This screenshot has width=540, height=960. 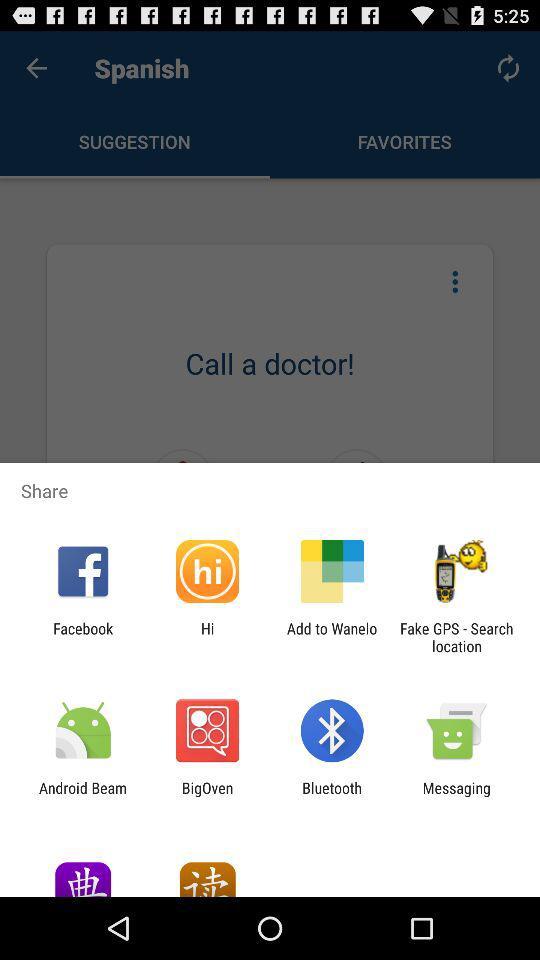 What do you see at coordinates (82, 796) in the screenshot?
I see `the icon to the left of the bigoven app` at bounding box center [82, 796].